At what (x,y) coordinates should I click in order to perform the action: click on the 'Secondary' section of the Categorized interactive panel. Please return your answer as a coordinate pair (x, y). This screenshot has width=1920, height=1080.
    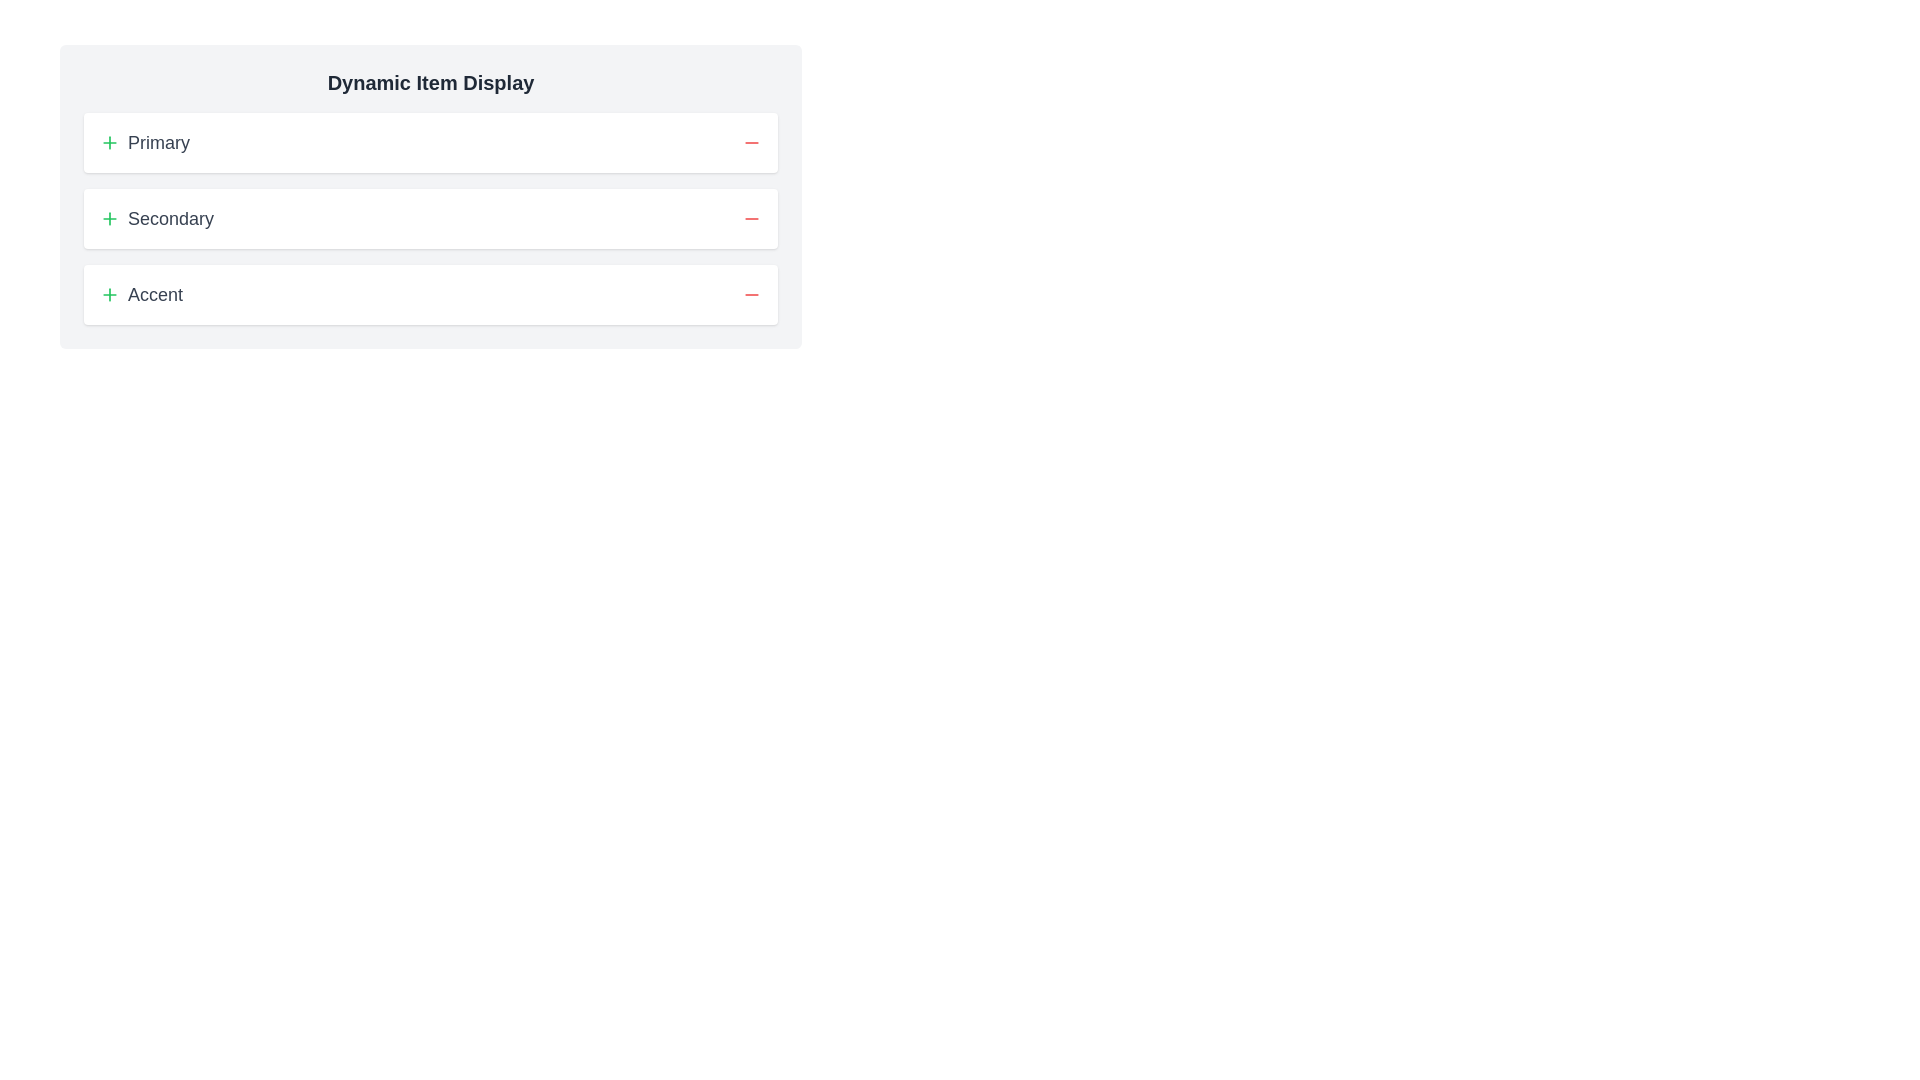
    Looking at the image, I should click on (430, 213).